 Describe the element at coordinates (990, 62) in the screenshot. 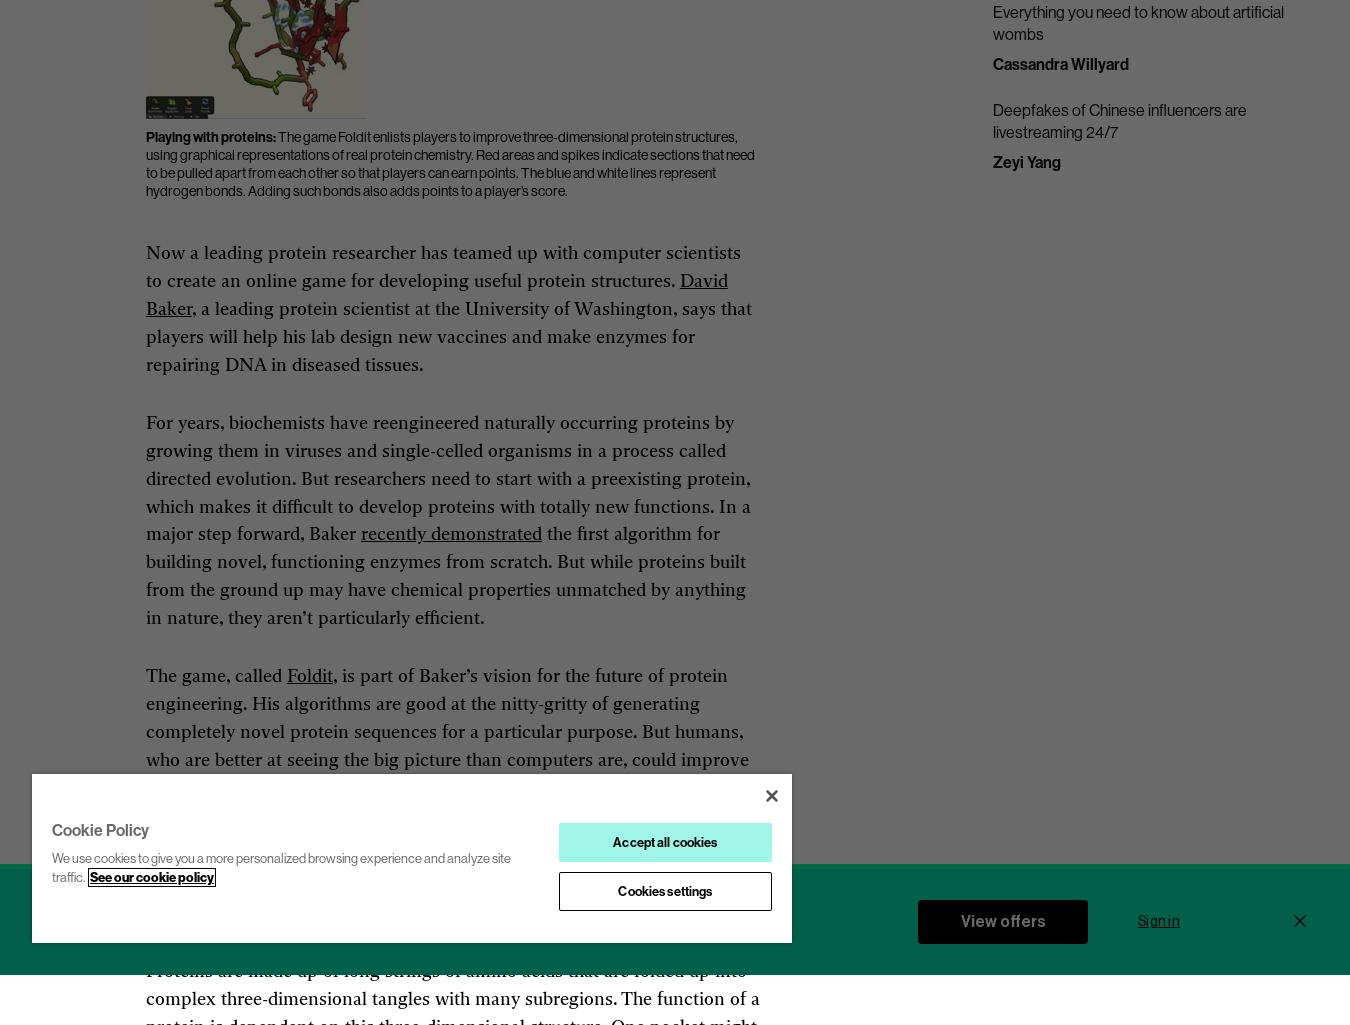

I see `'Cassandra Willyard'` at that location.